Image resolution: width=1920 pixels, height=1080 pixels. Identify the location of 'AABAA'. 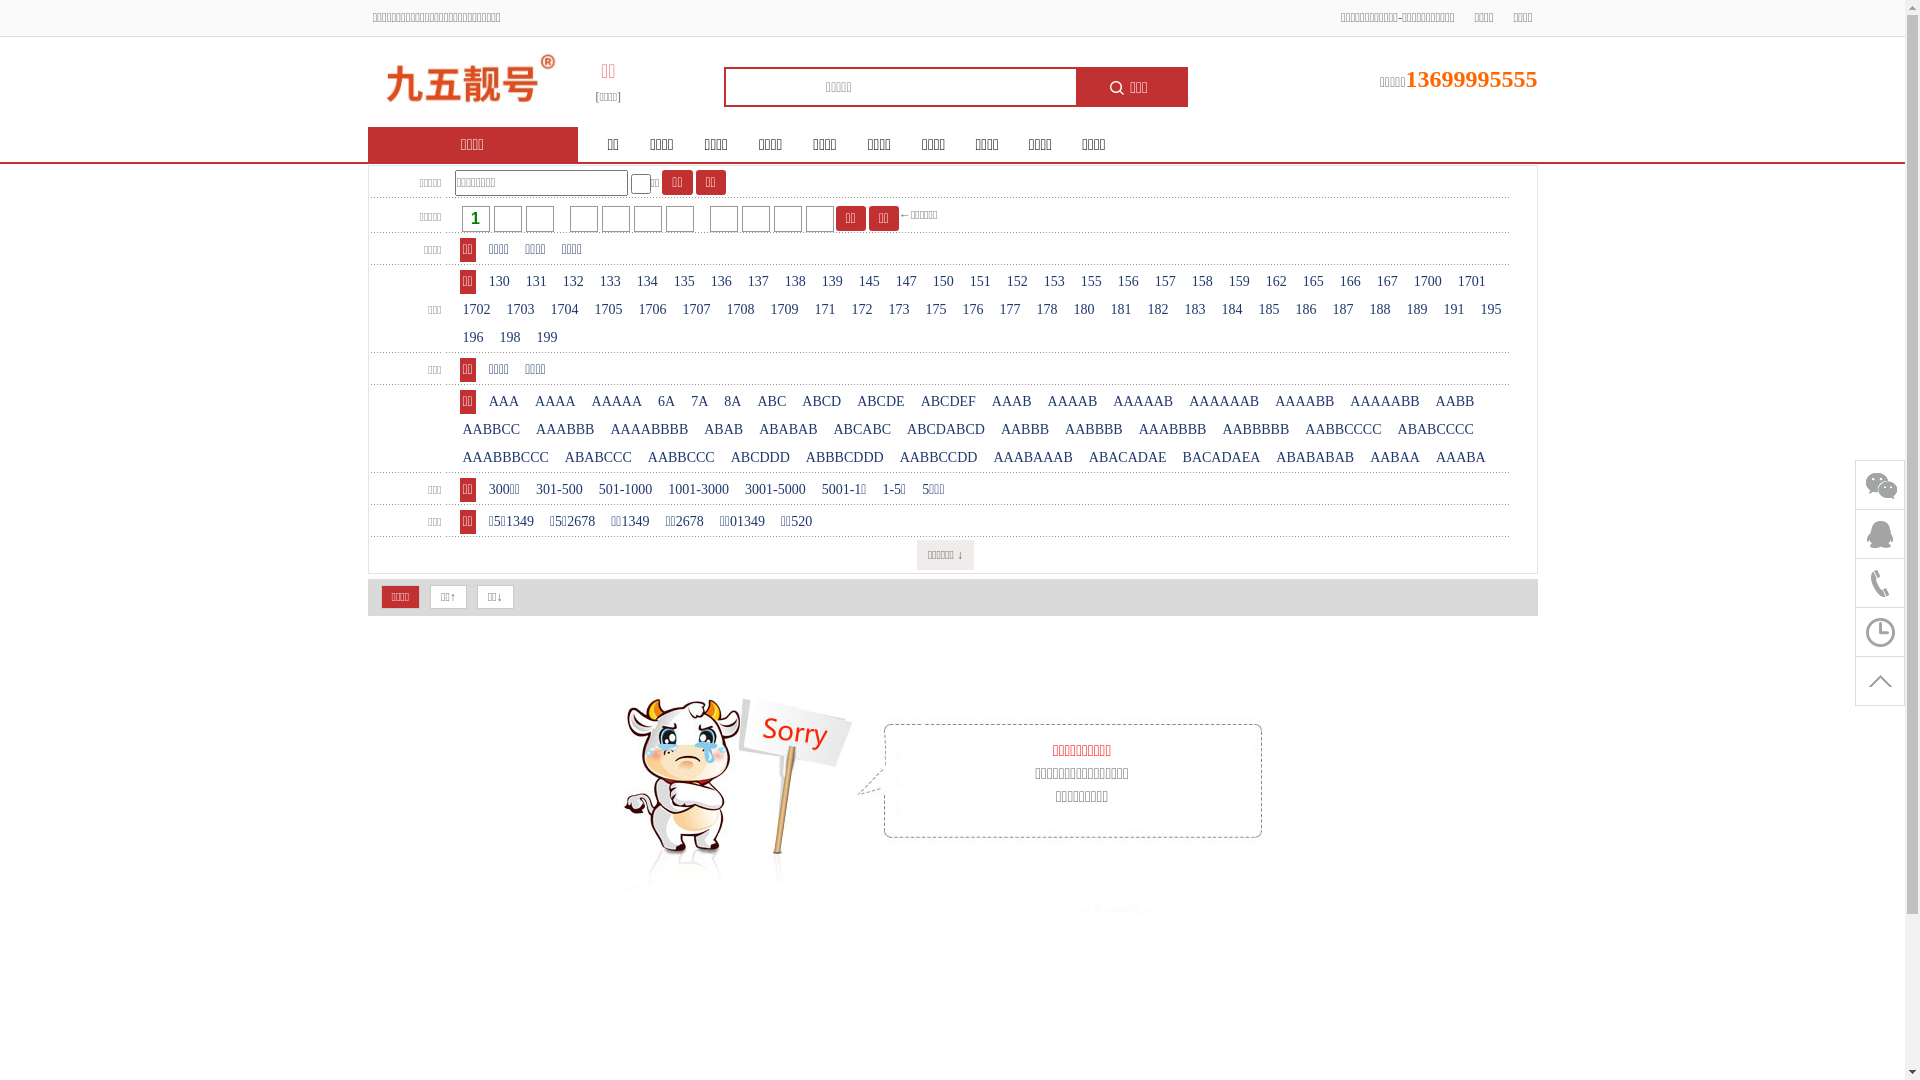
(1366, 458).